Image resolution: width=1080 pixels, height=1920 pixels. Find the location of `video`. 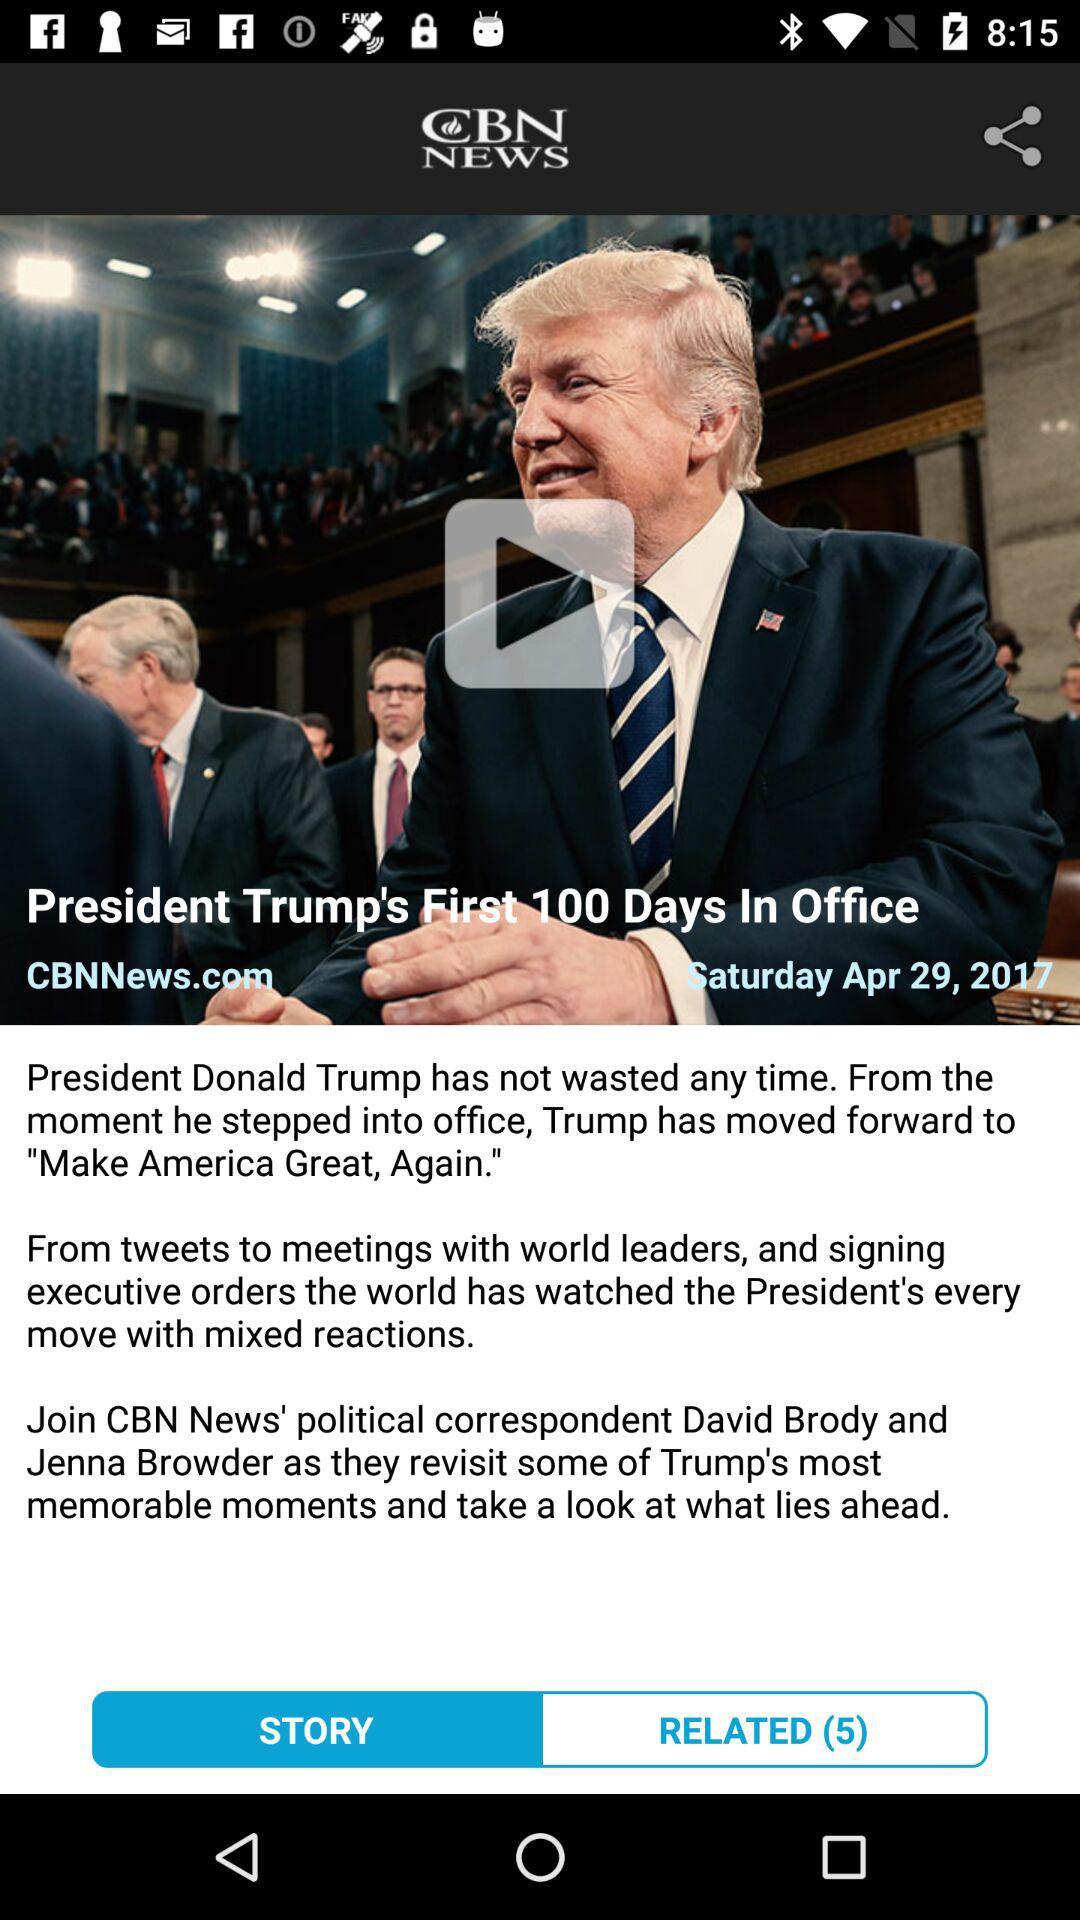

video is located at coordinates (538, 618).